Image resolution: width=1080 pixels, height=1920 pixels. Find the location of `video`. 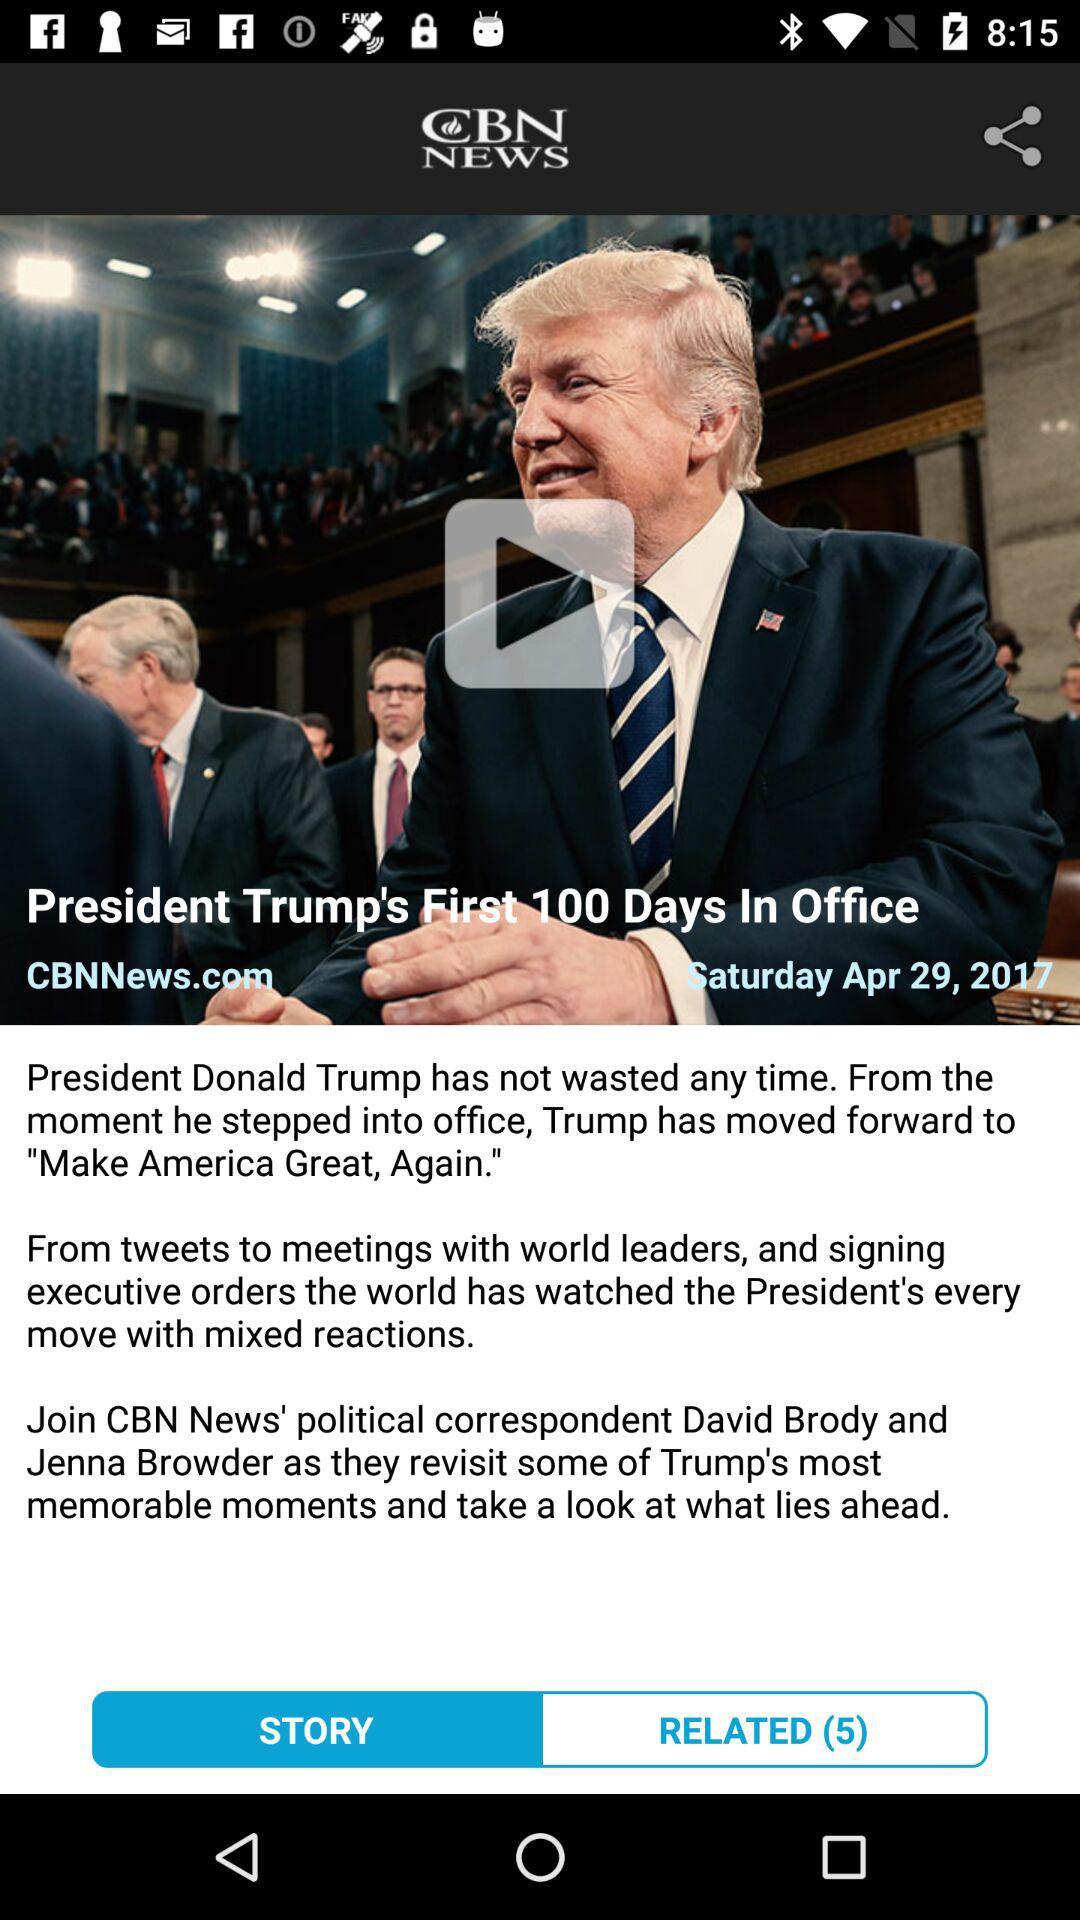

video is located at coordinates (538, 618).